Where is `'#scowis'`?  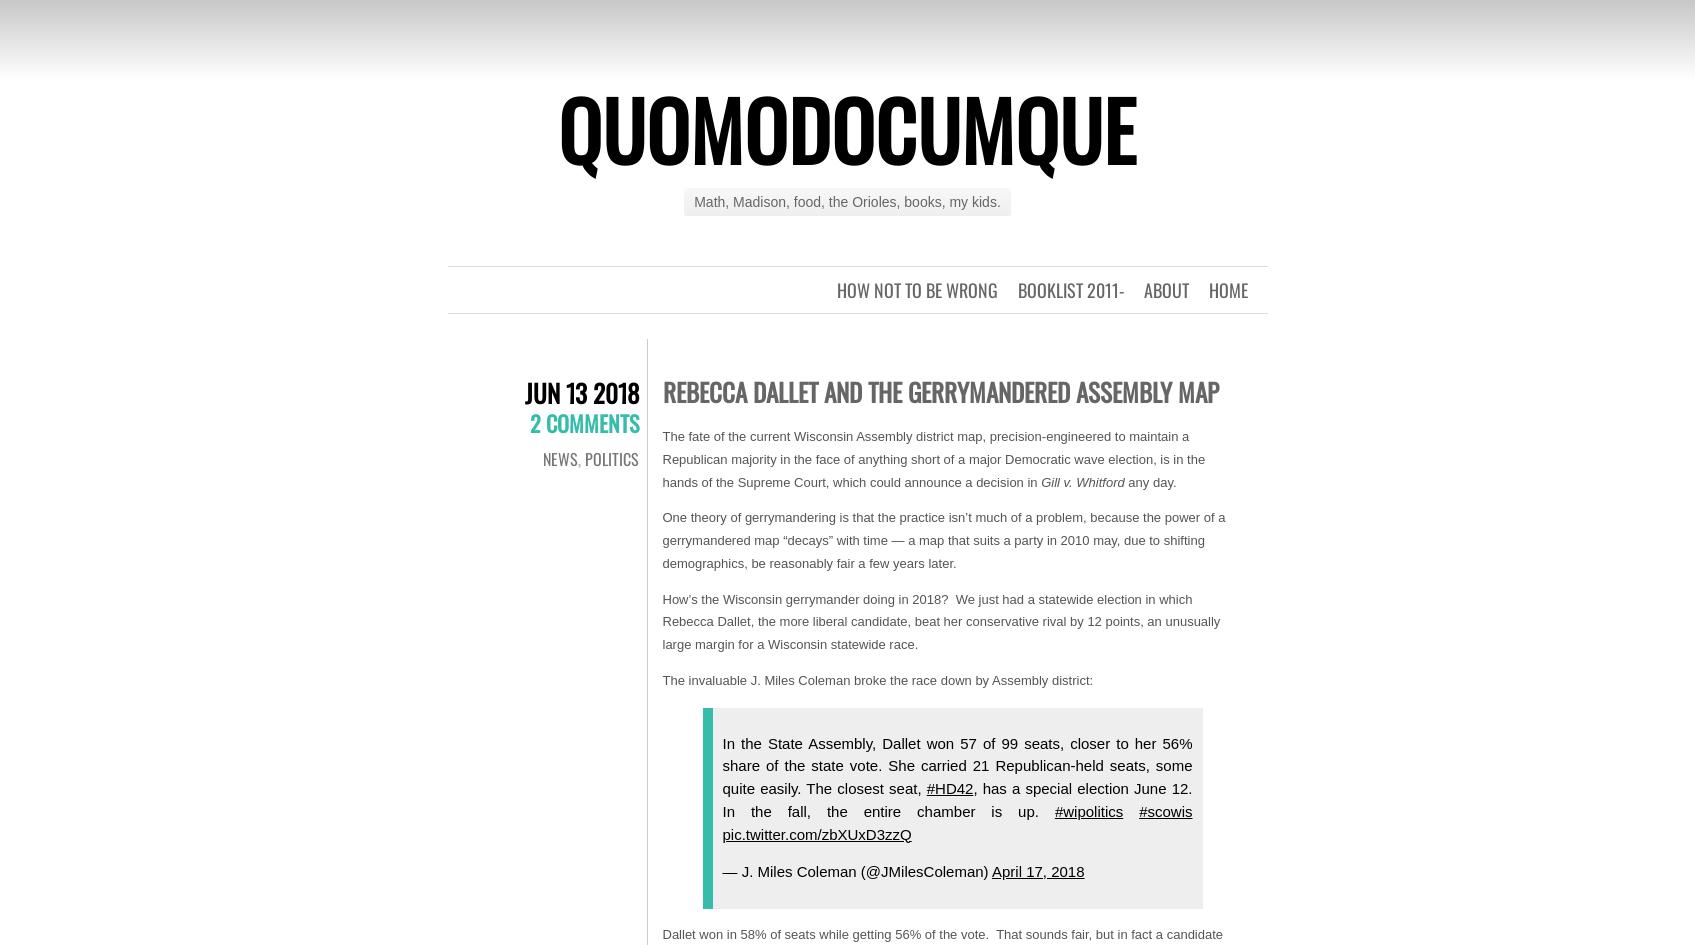
'#scowis' is located at coordinates (1164, 810).